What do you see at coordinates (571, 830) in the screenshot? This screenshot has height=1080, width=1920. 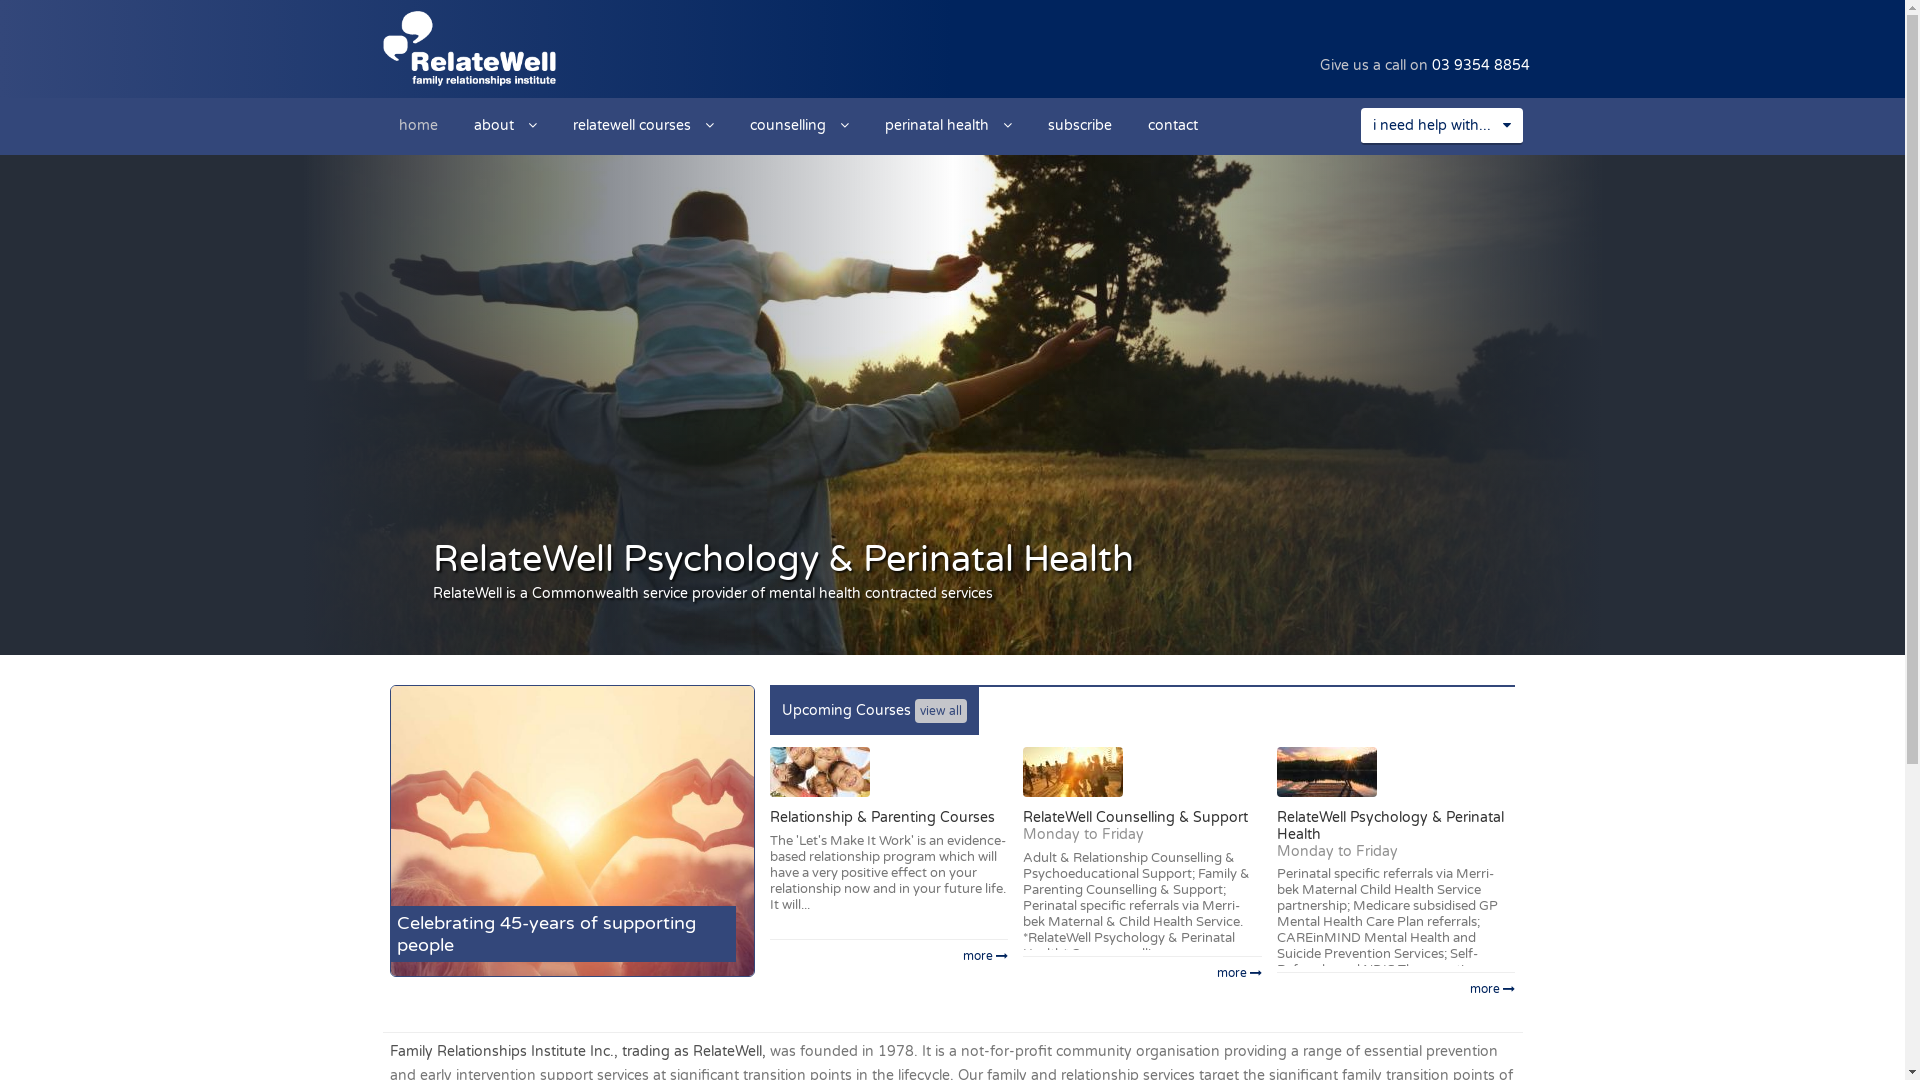 I see `'Celebrating 45-years of supporting people'` at bounding box center [571, 830].